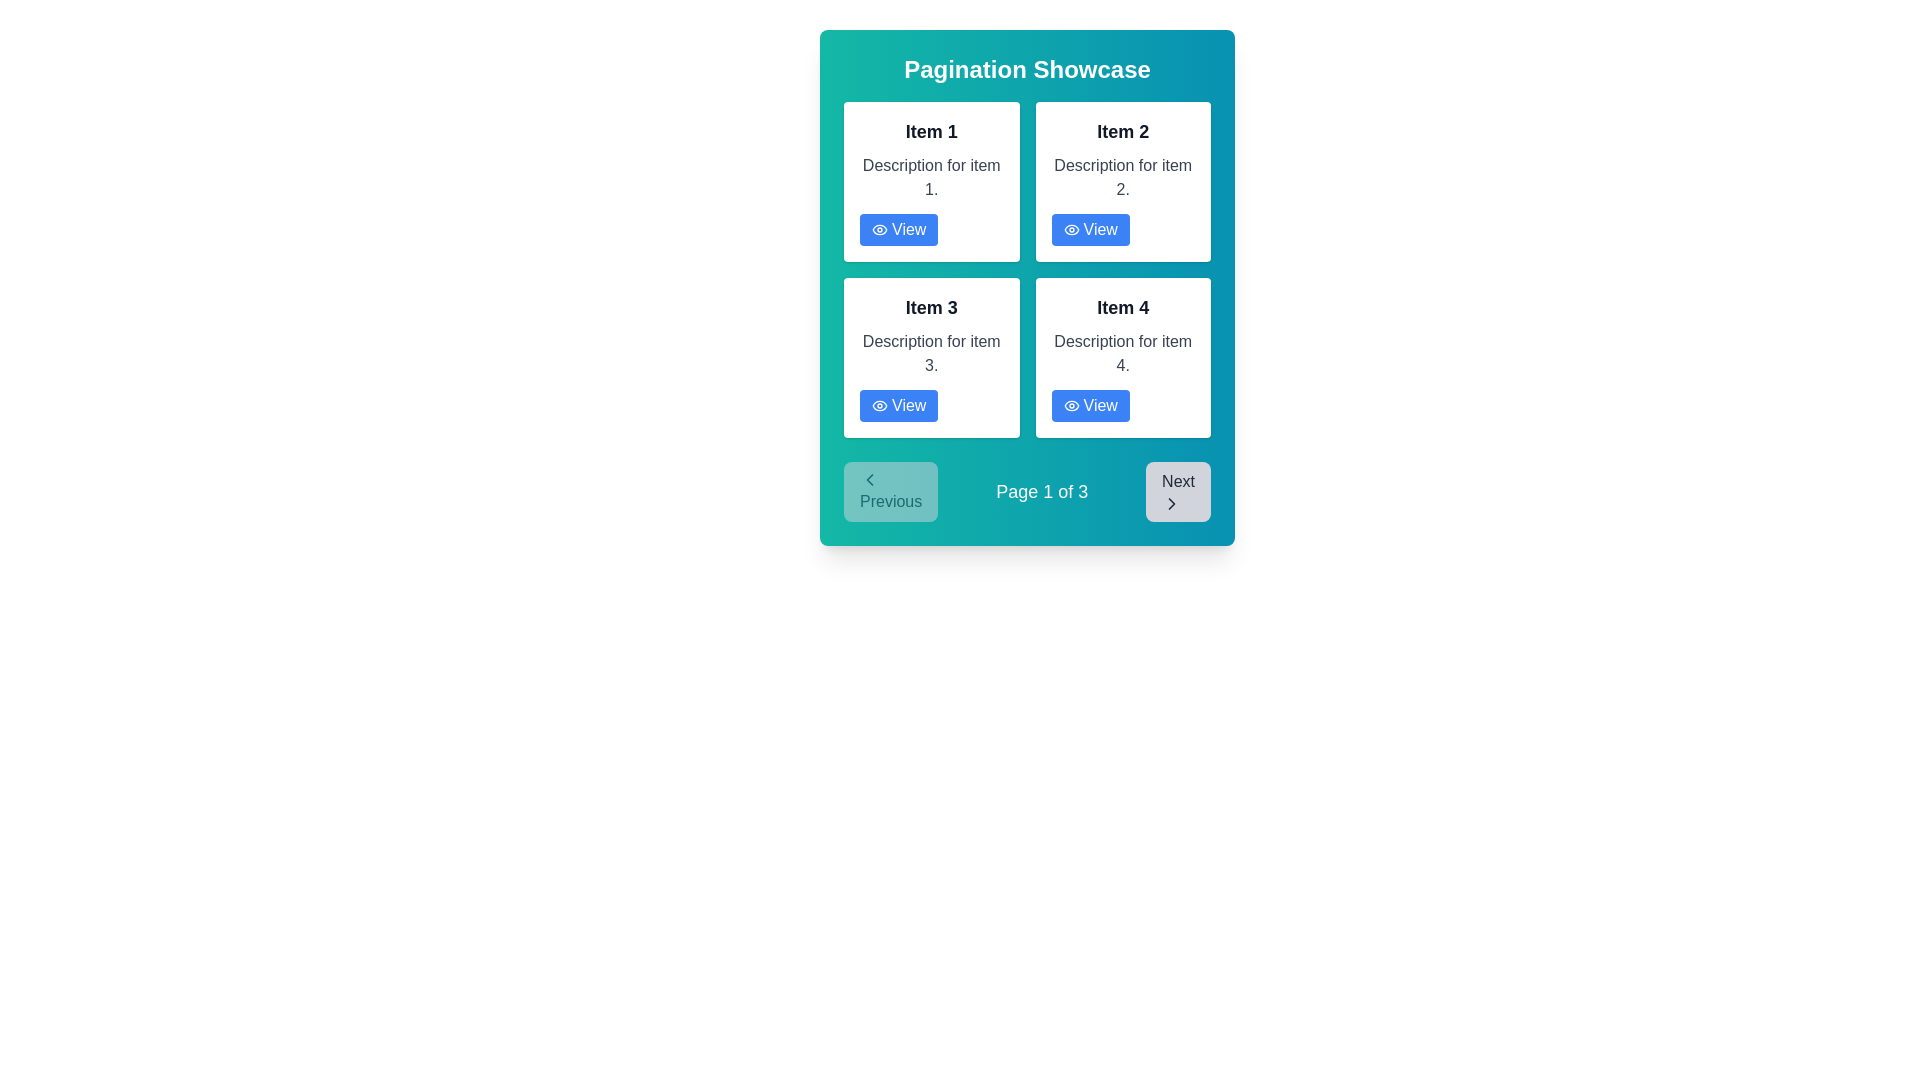  Describe the element at coordinates (1089, 229) in the screenshot. I see `the 'View' button with a blue background and white text, which includes an eye icon to the left of the text` at that location.